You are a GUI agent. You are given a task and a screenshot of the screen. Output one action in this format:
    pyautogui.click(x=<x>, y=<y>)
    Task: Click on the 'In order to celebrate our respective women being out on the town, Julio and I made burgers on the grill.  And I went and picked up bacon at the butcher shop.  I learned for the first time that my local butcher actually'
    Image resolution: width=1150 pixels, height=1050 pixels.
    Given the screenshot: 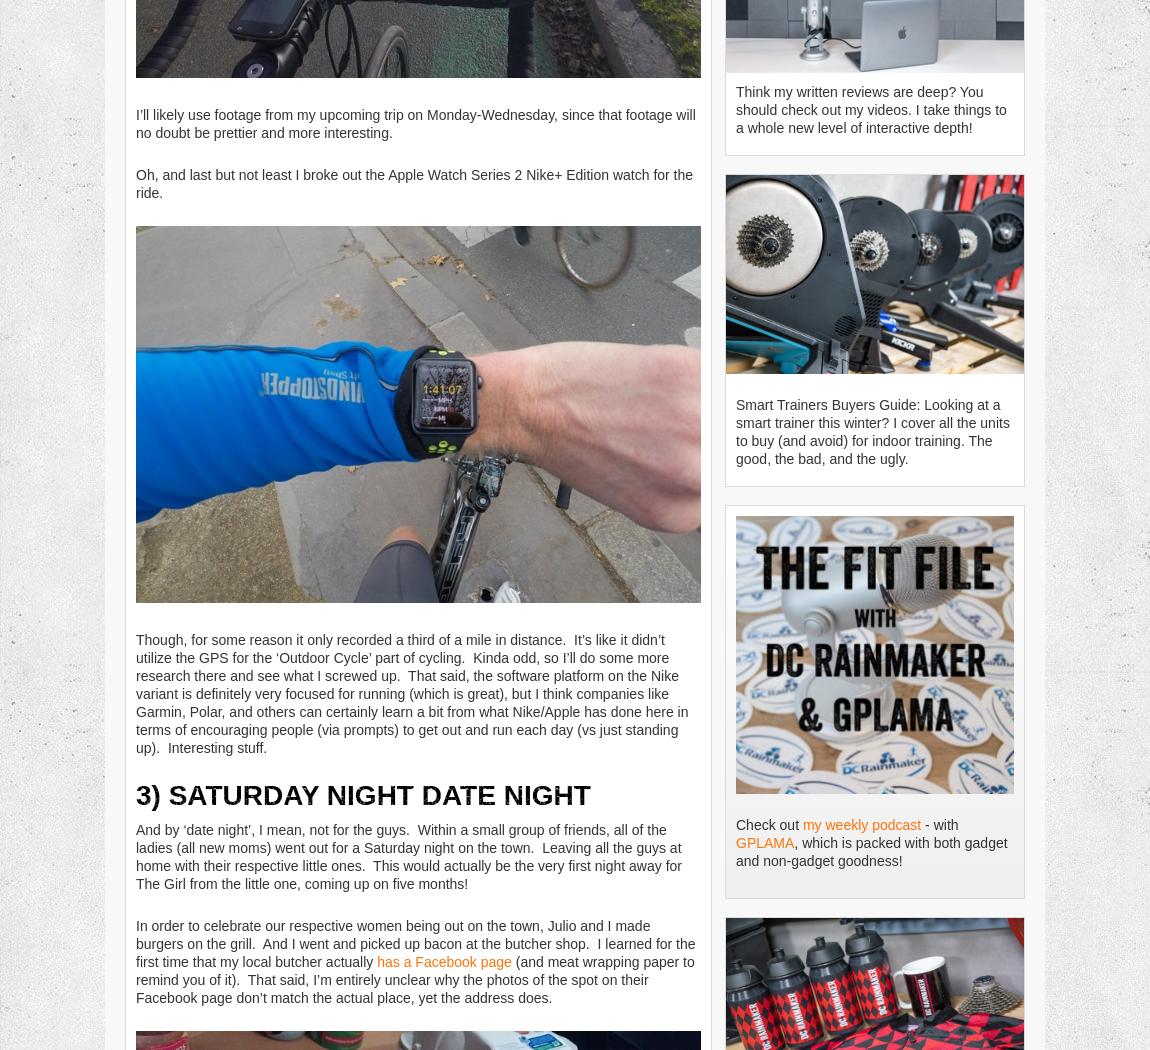 What is the action you would take?
    pyautogui.click(x=415, y=942)
    